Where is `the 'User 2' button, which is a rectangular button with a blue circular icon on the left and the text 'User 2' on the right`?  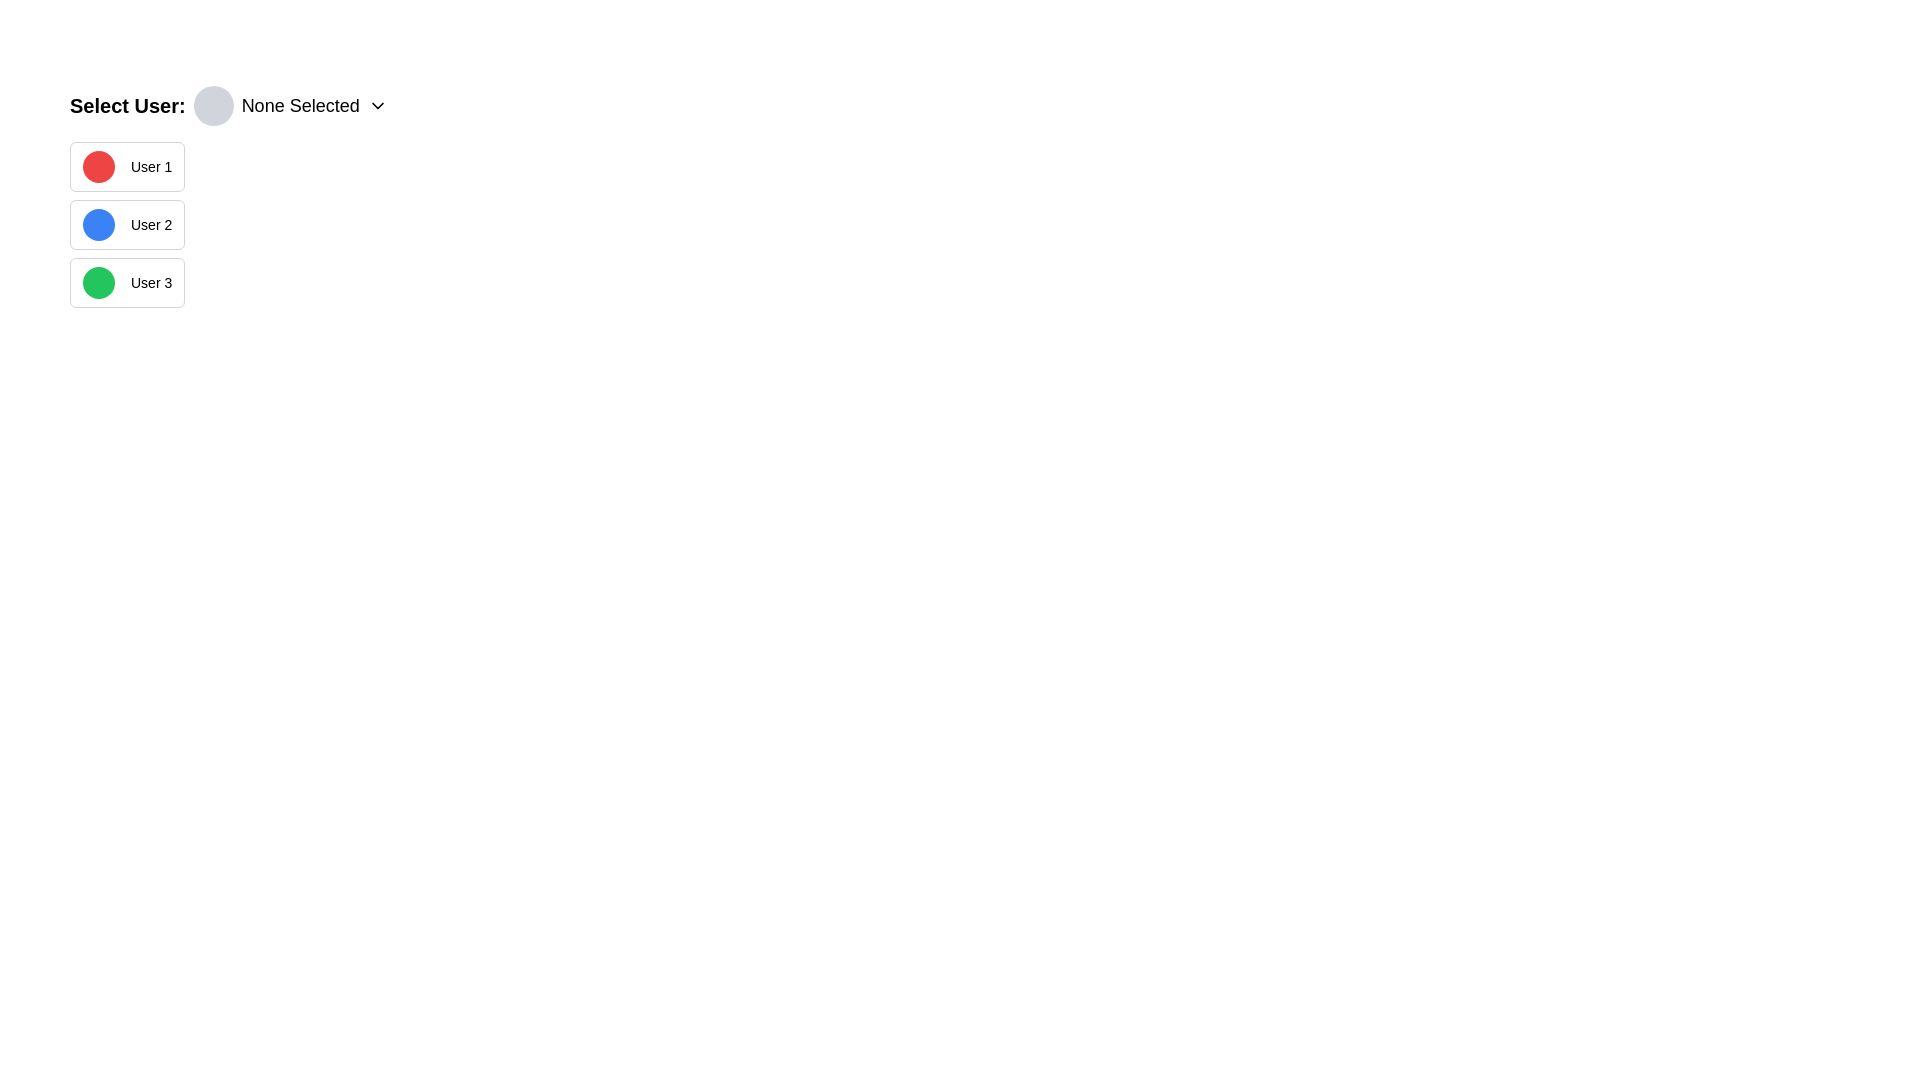
the 'User 2' button, which is a rectangular button with a blue circular icon on the left and the text 'User 2' on the right is located at coordinates (126, 224).